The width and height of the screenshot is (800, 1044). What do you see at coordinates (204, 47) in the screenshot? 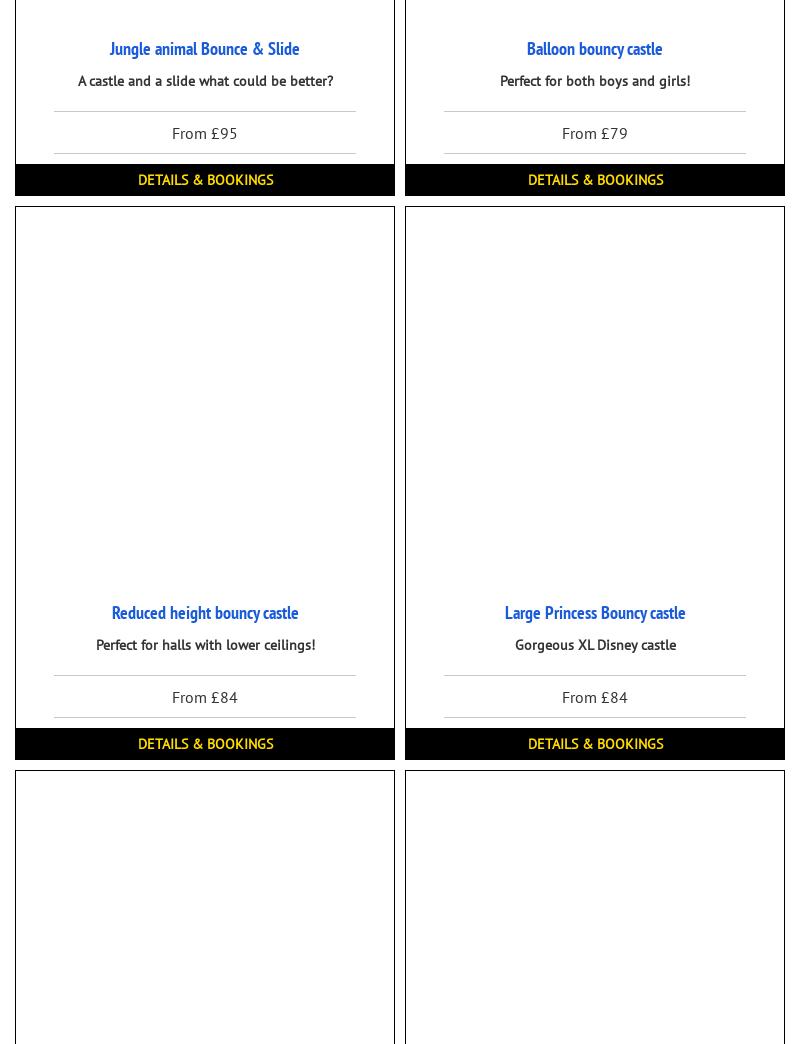
I see `'Jungle animal Bounce & Slide'` at bounding box center [204, 47].